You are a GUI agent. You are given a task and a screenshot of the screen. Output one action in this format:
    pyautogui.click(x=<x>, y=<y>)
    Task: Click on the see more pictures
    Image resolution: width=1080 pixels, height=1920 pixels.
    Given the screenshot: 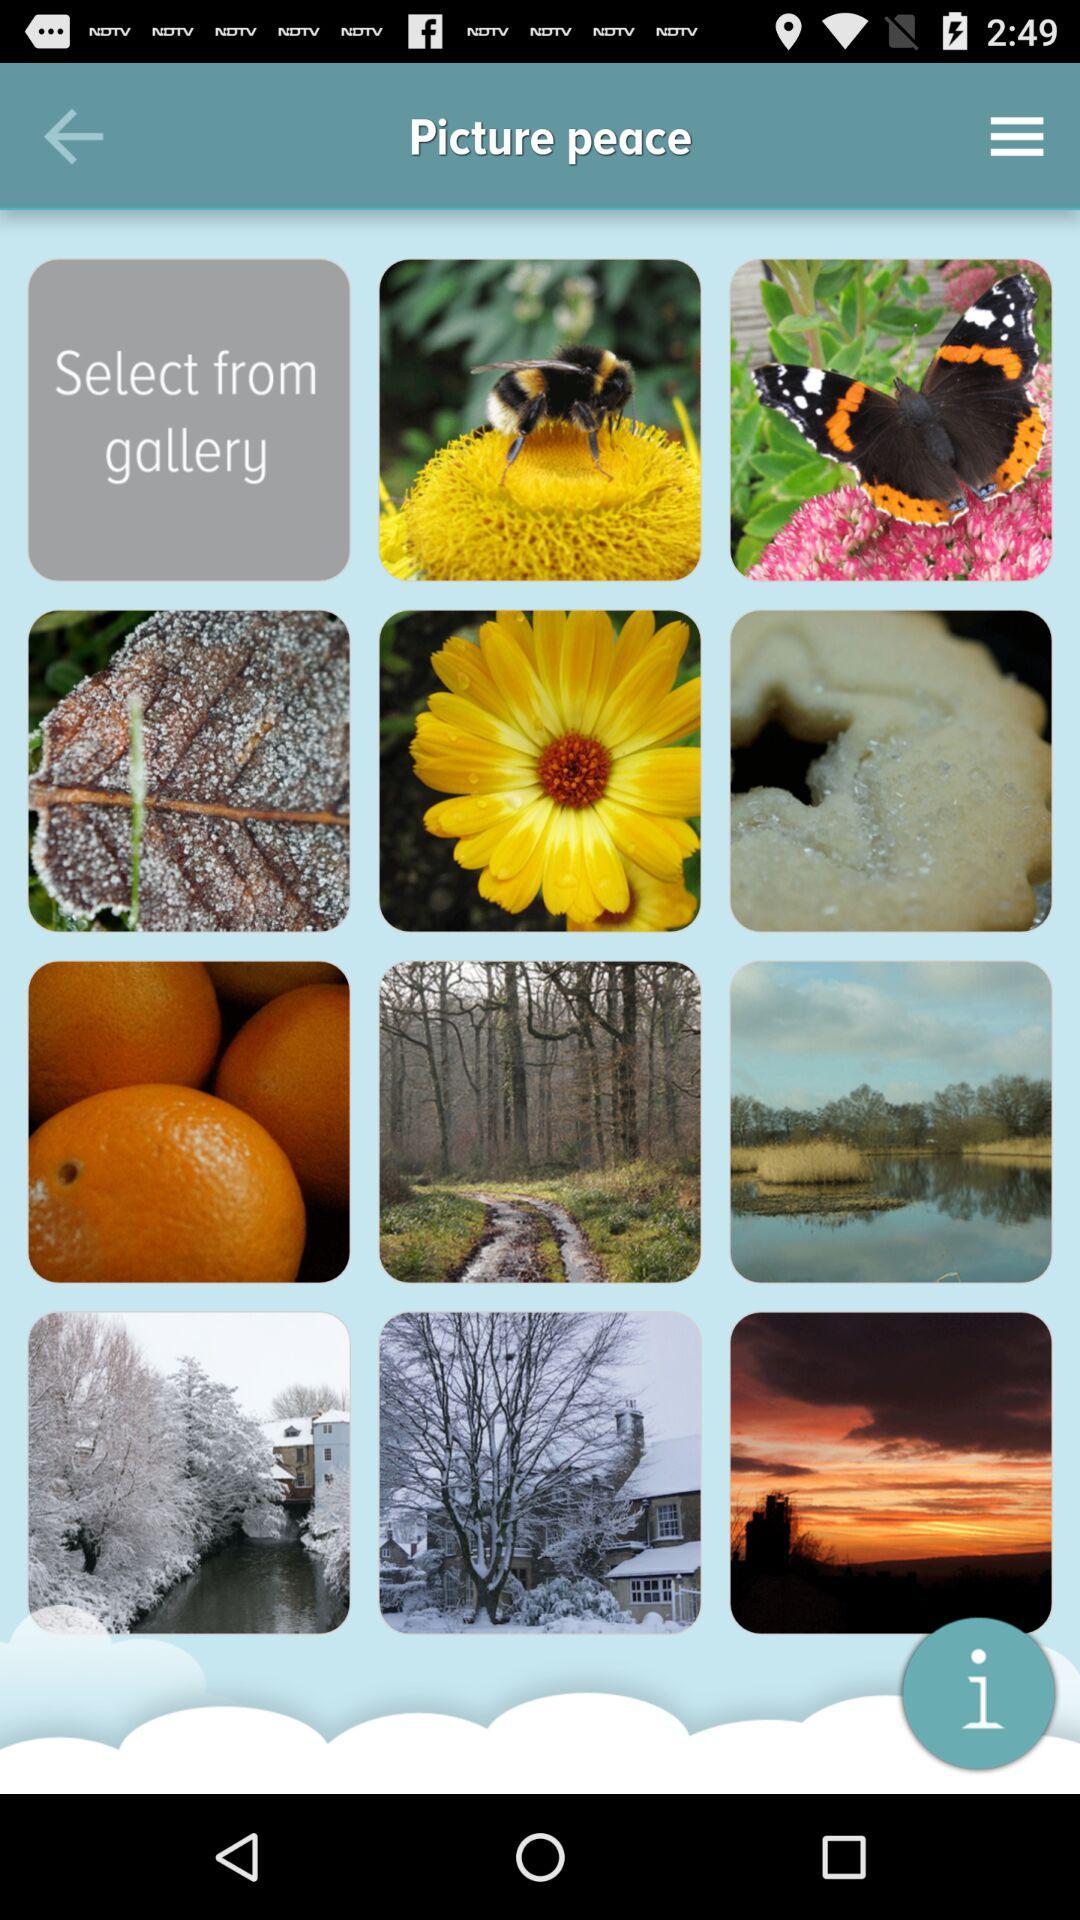 What is the action you would take?
    pyautogui.click(x=189, y=419)
    